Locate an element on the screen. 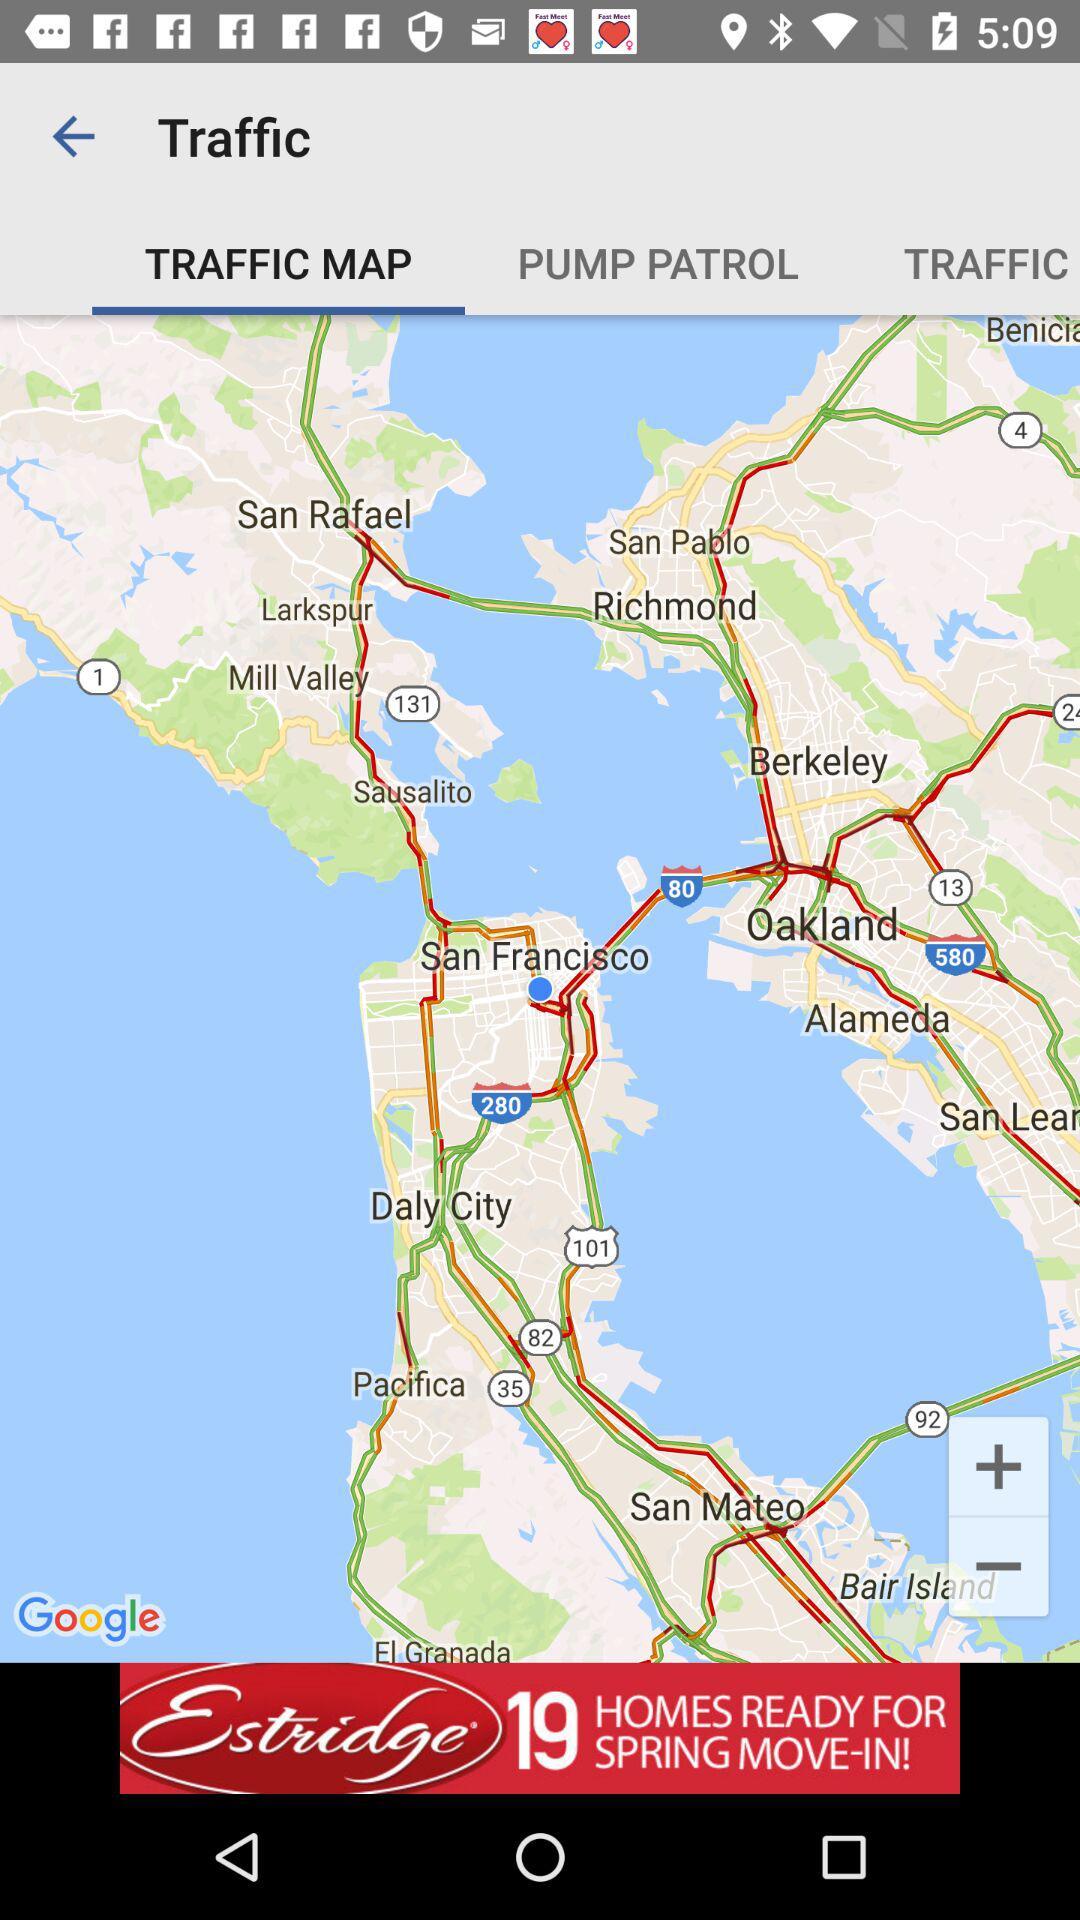 The image size is (1080, 1920). advertisement is located at coordinates (540, 1727).